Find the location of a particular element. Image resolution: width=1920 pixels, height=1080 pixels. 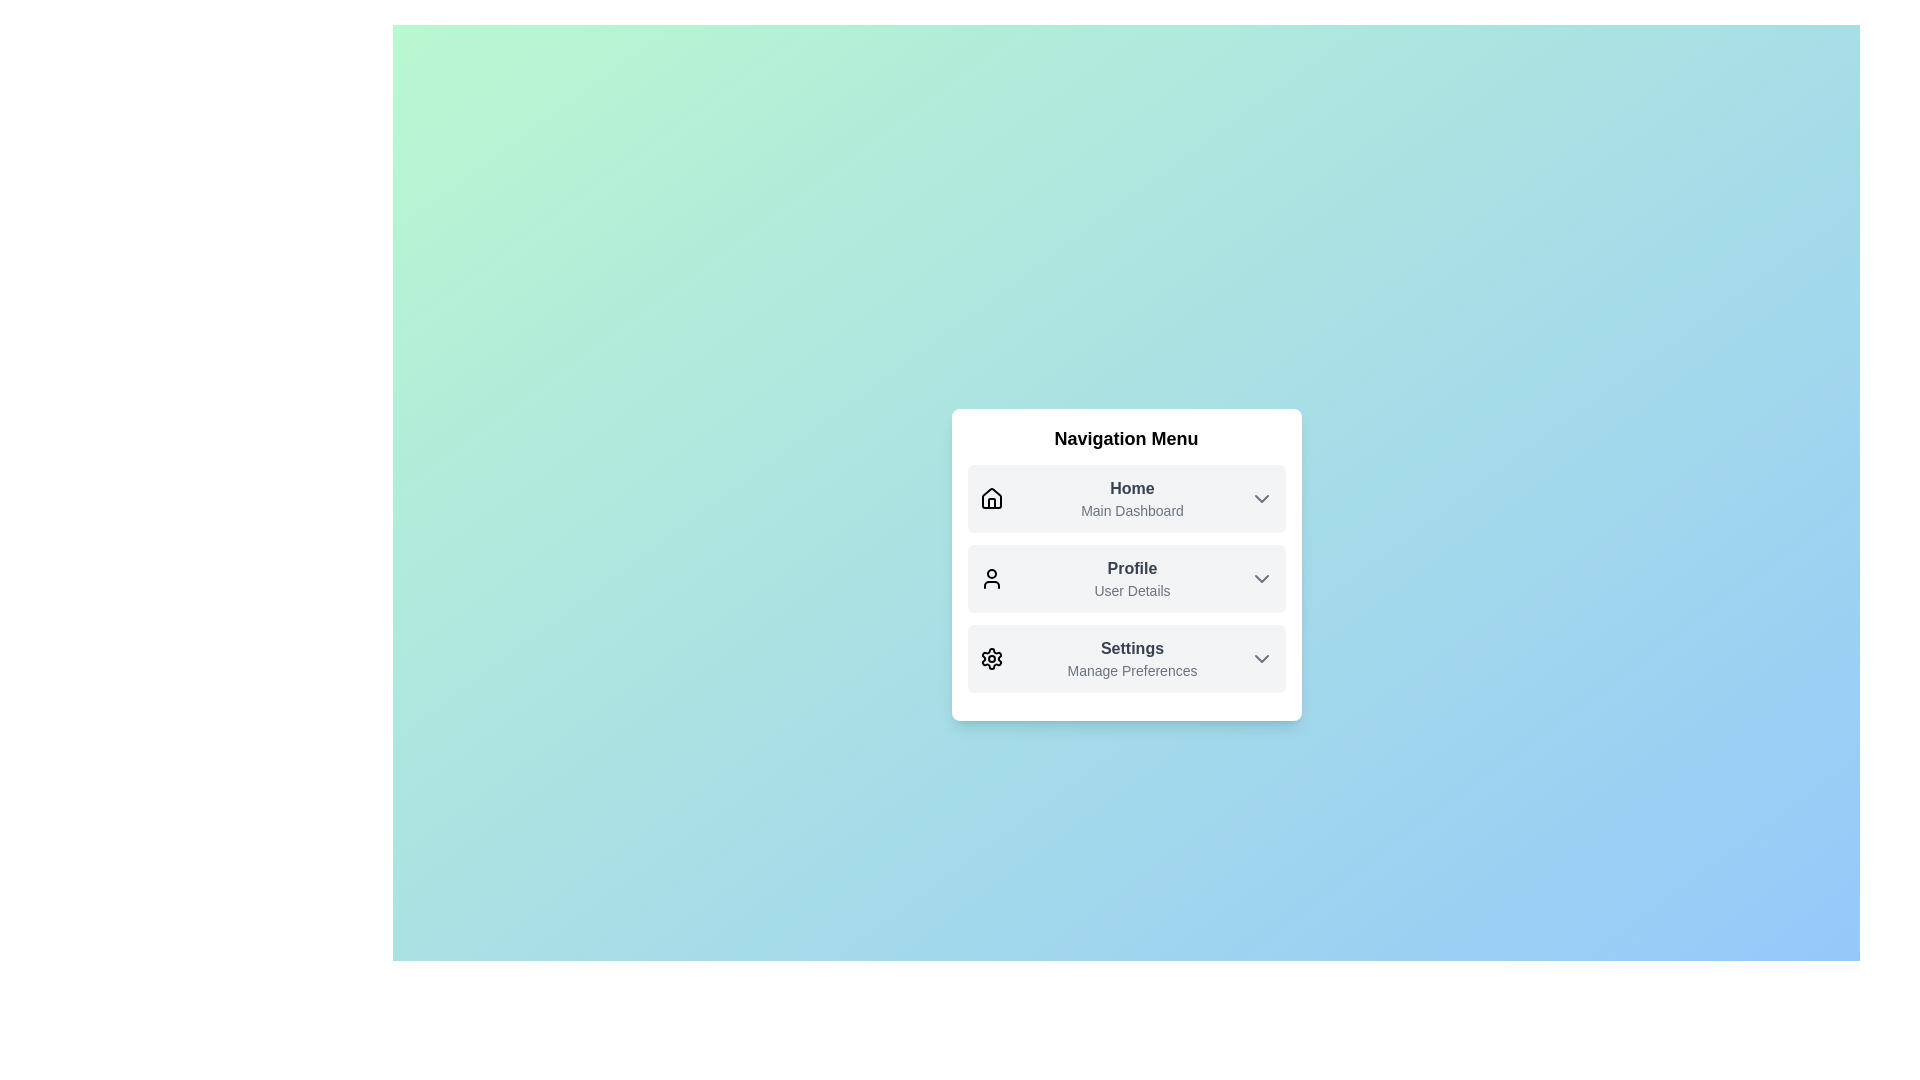

the ChevronDown icon for Home to expand or collapse the dropdown is located at coordinates (1260, 497).